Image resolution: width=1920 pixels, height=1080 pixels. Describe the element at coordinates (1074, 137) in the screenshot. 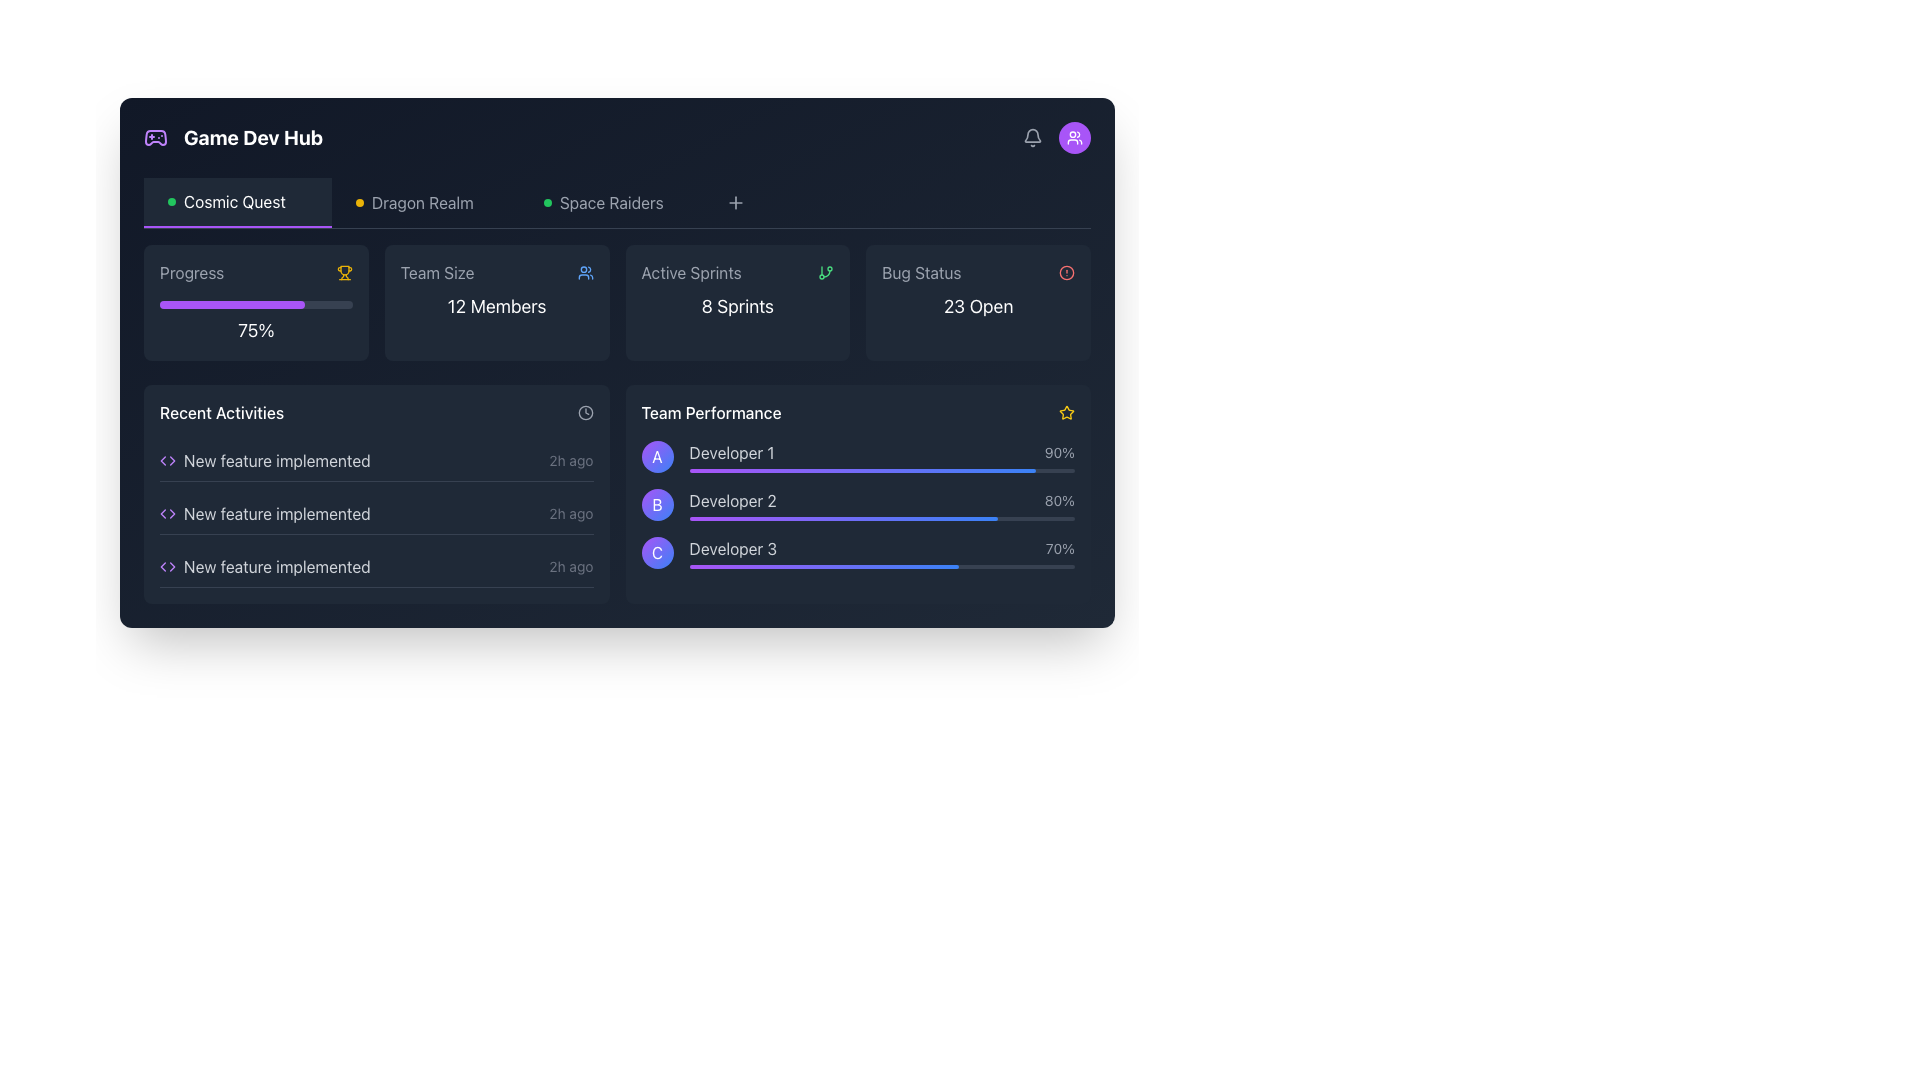

I see `the user management or team viewing icon located in the top-right corner of the interface, directly under the notification icon` at that location.